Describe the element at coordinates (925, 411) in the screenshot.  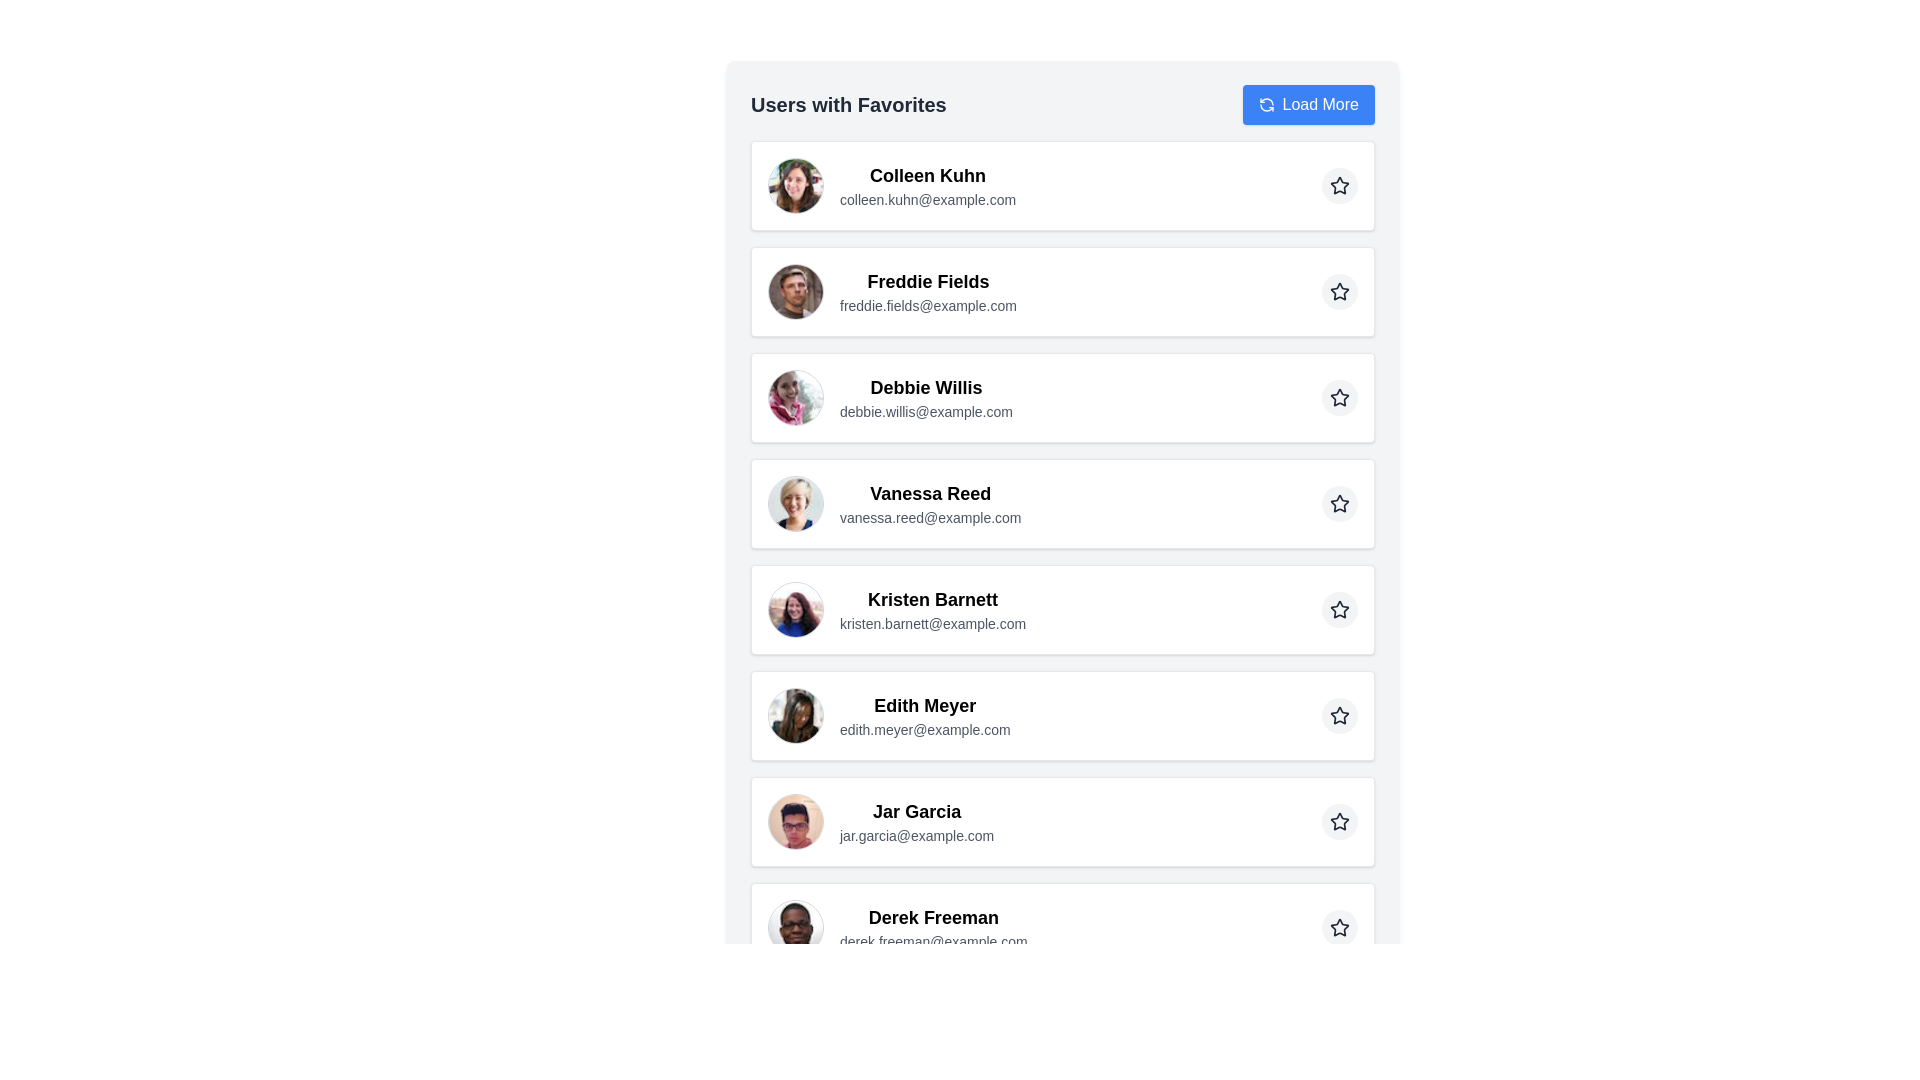
I see `the text label displaying the email address for user 'Debbie Willis', which is located directly below the name in the 'Users with Favorites' section as the third entry in the list` at that location.